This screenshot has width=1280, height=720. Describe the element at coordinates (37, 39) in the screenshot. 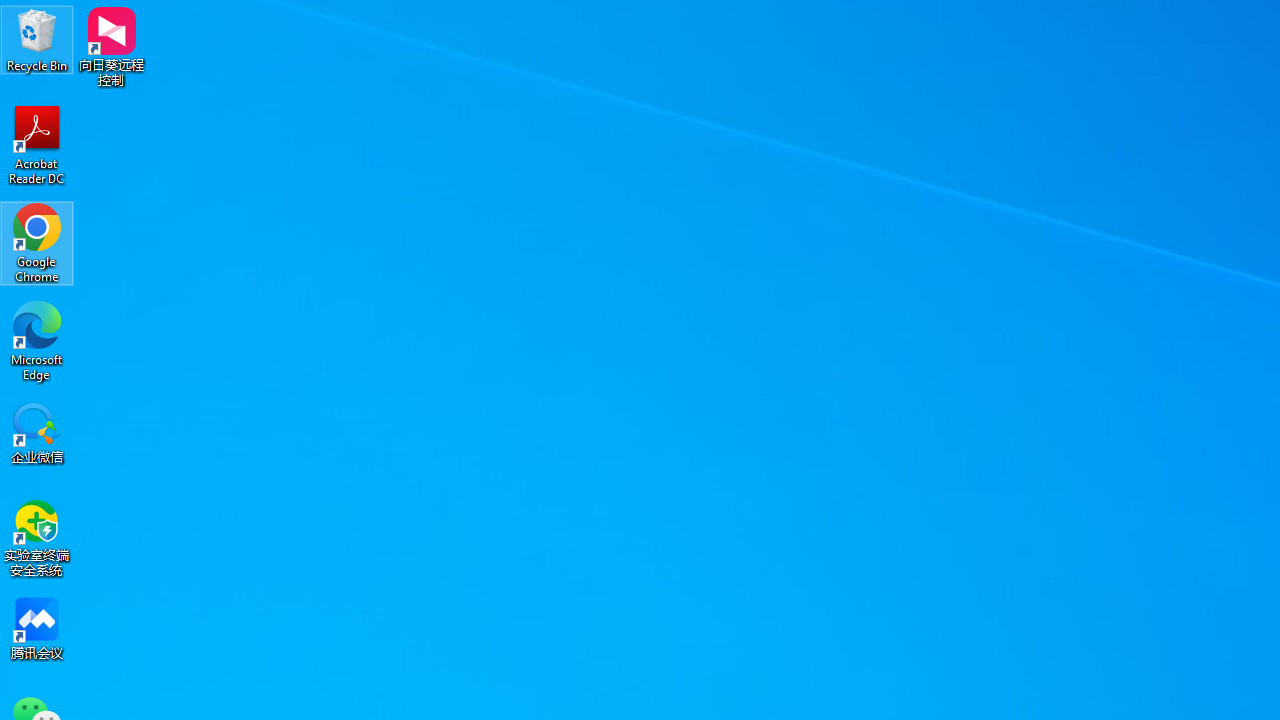

I see `'Recycle Bin'` at that location.